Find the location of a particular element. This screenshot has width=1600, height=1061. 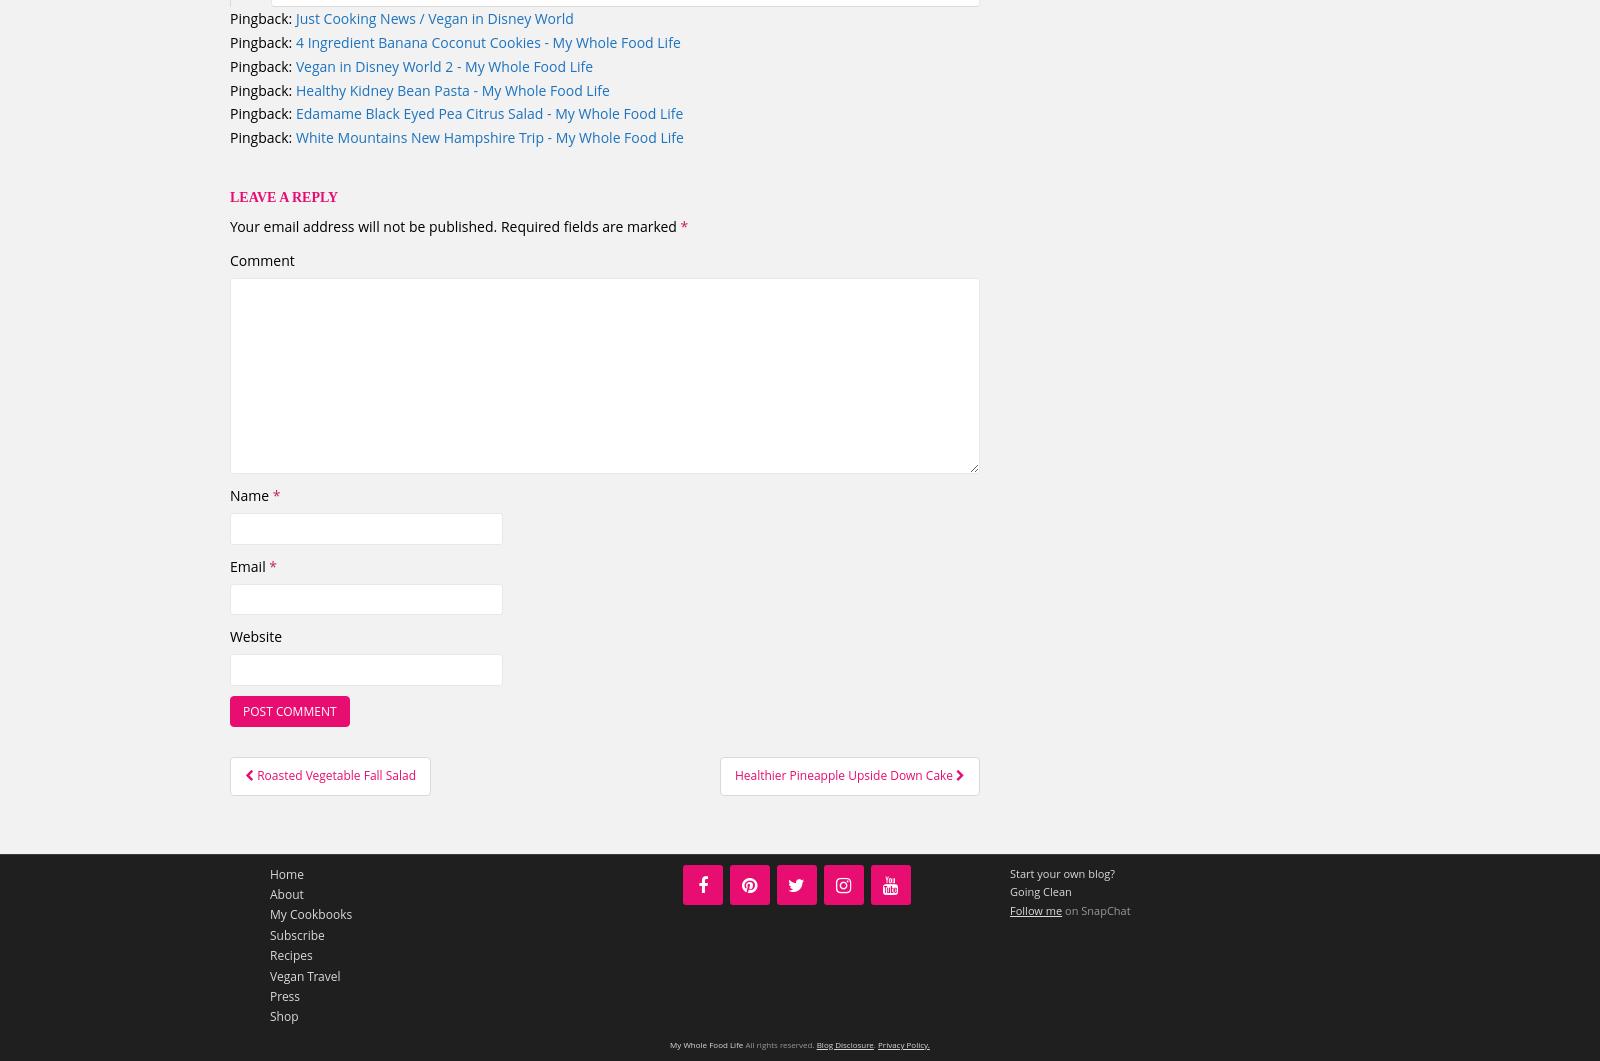

'Subscribe' is located at coordinates (296, 933).